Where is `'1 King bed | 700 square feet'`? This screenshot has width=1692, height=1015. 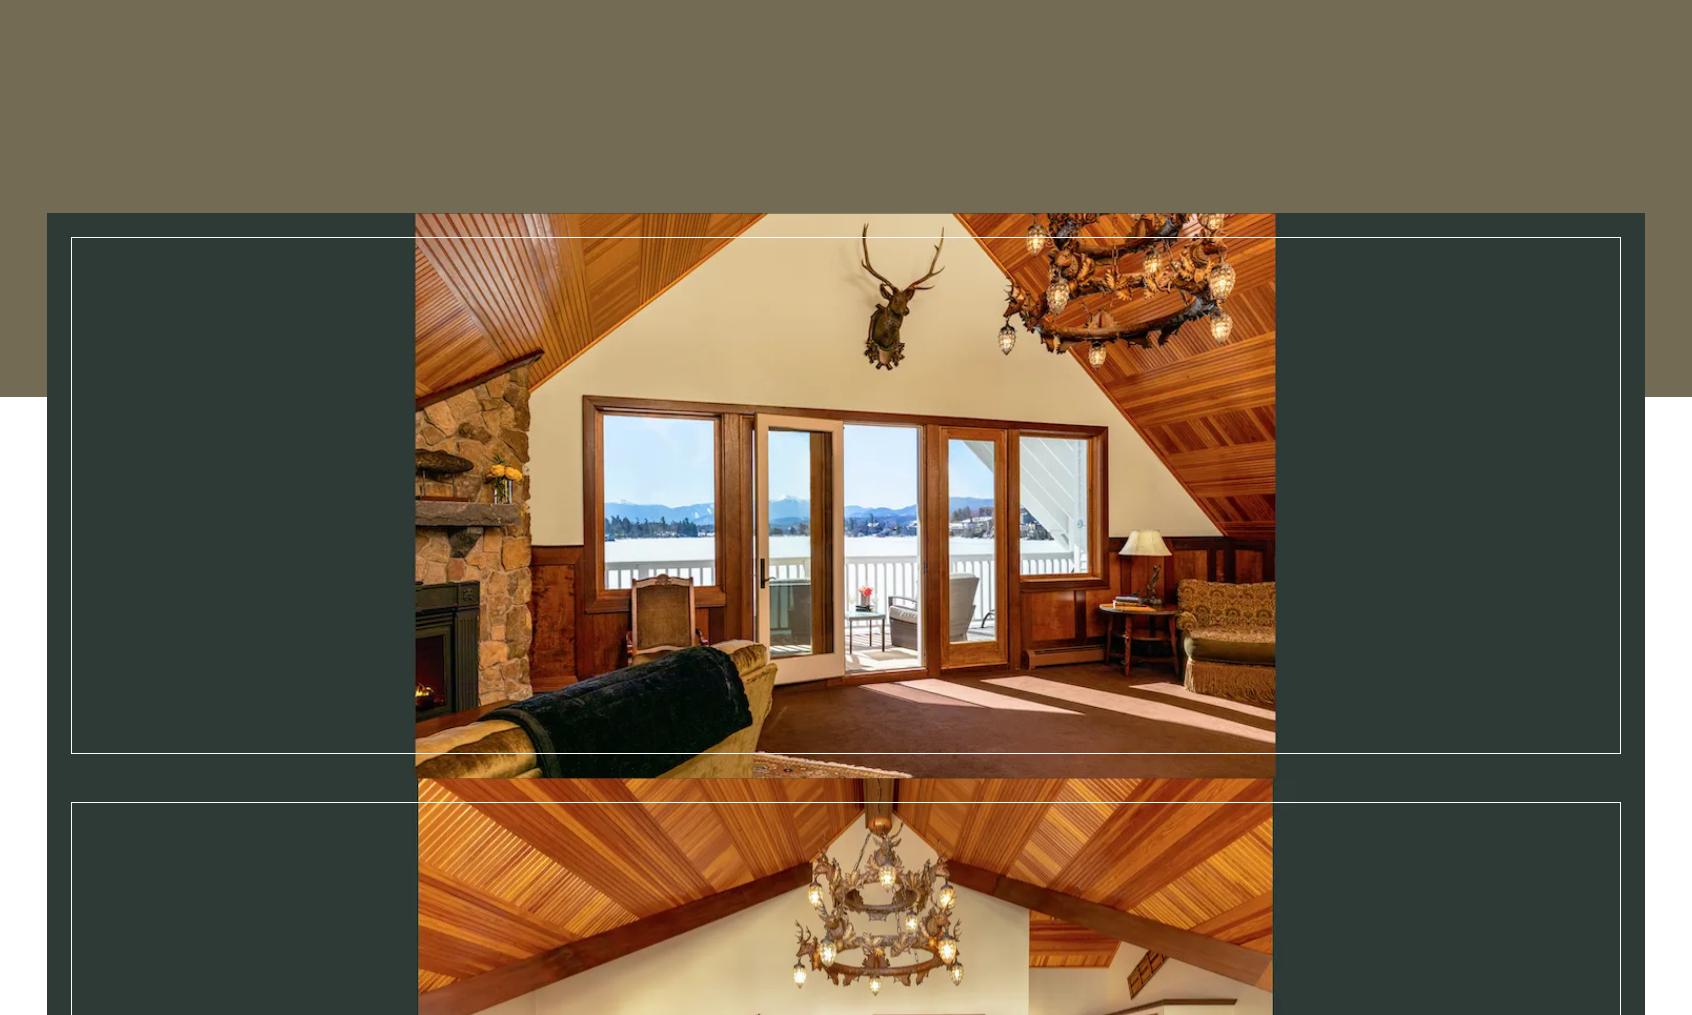 '1 King bed | 700 square feet' is located at coordinates (1128, 912).